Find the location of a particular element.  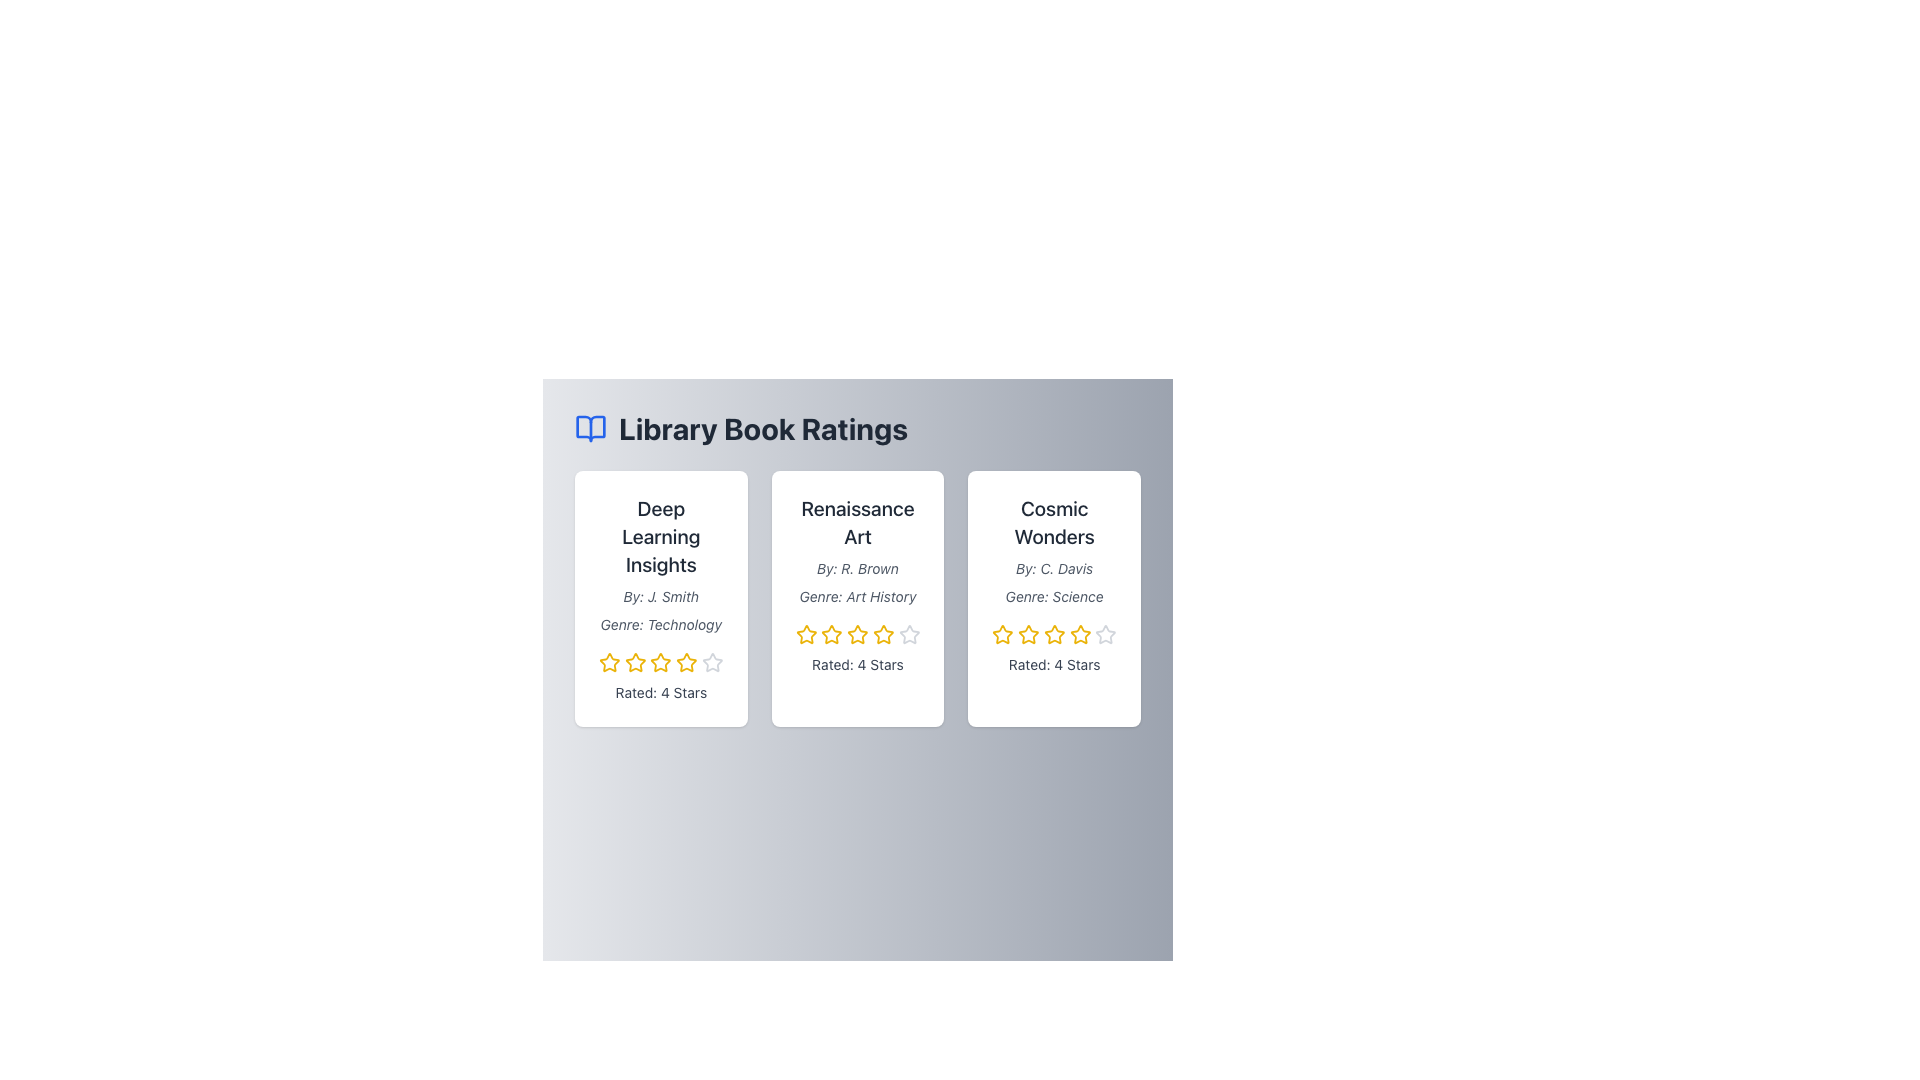

italicized text element that says 'Genre: Technology', which is positioned below the title 'Deep Learning Insights' and above the rating stars component is located at coordinates (661, 623).